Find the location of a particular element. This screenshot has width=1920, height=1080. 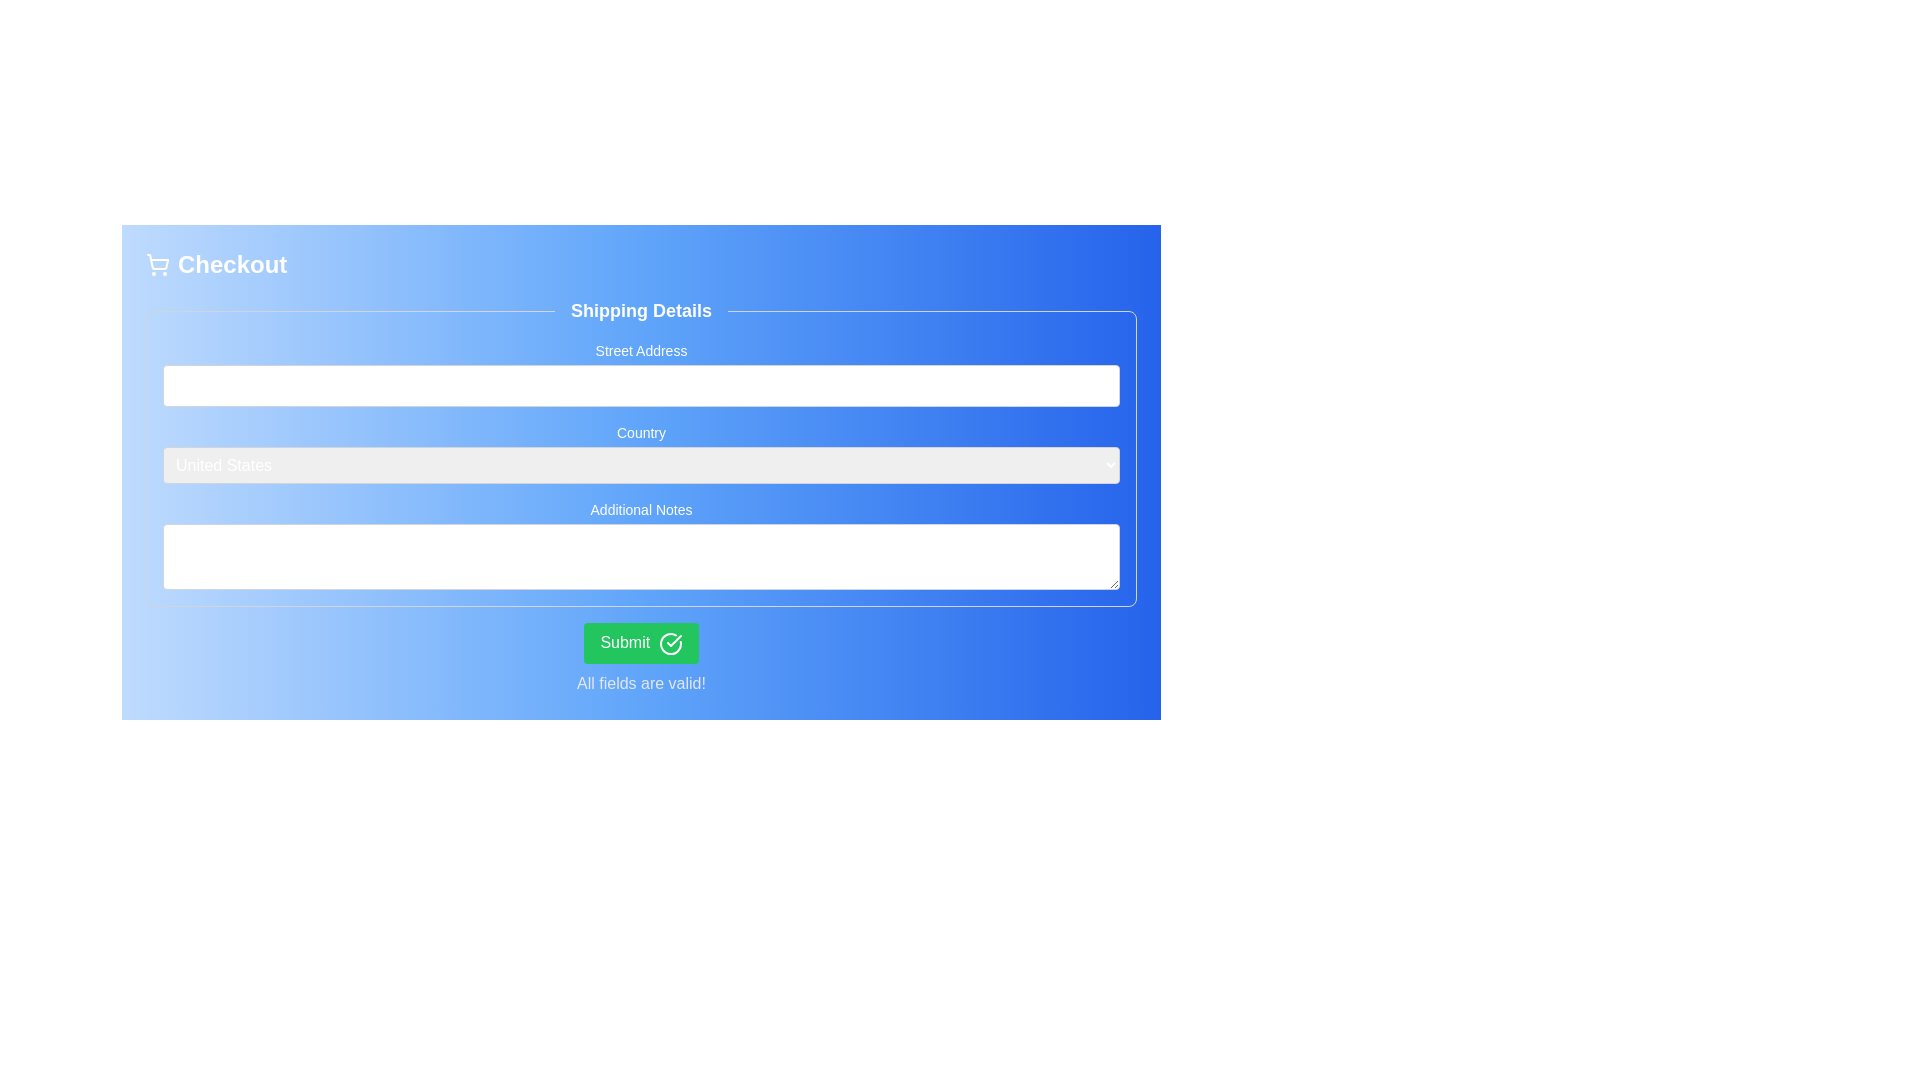

the shopping cart icon, which is styled in a line-drawing aesthetic and displayed in white against a blue background, located to the left of the 'Checkout' text in the header area is located at coordinates (157, 264).